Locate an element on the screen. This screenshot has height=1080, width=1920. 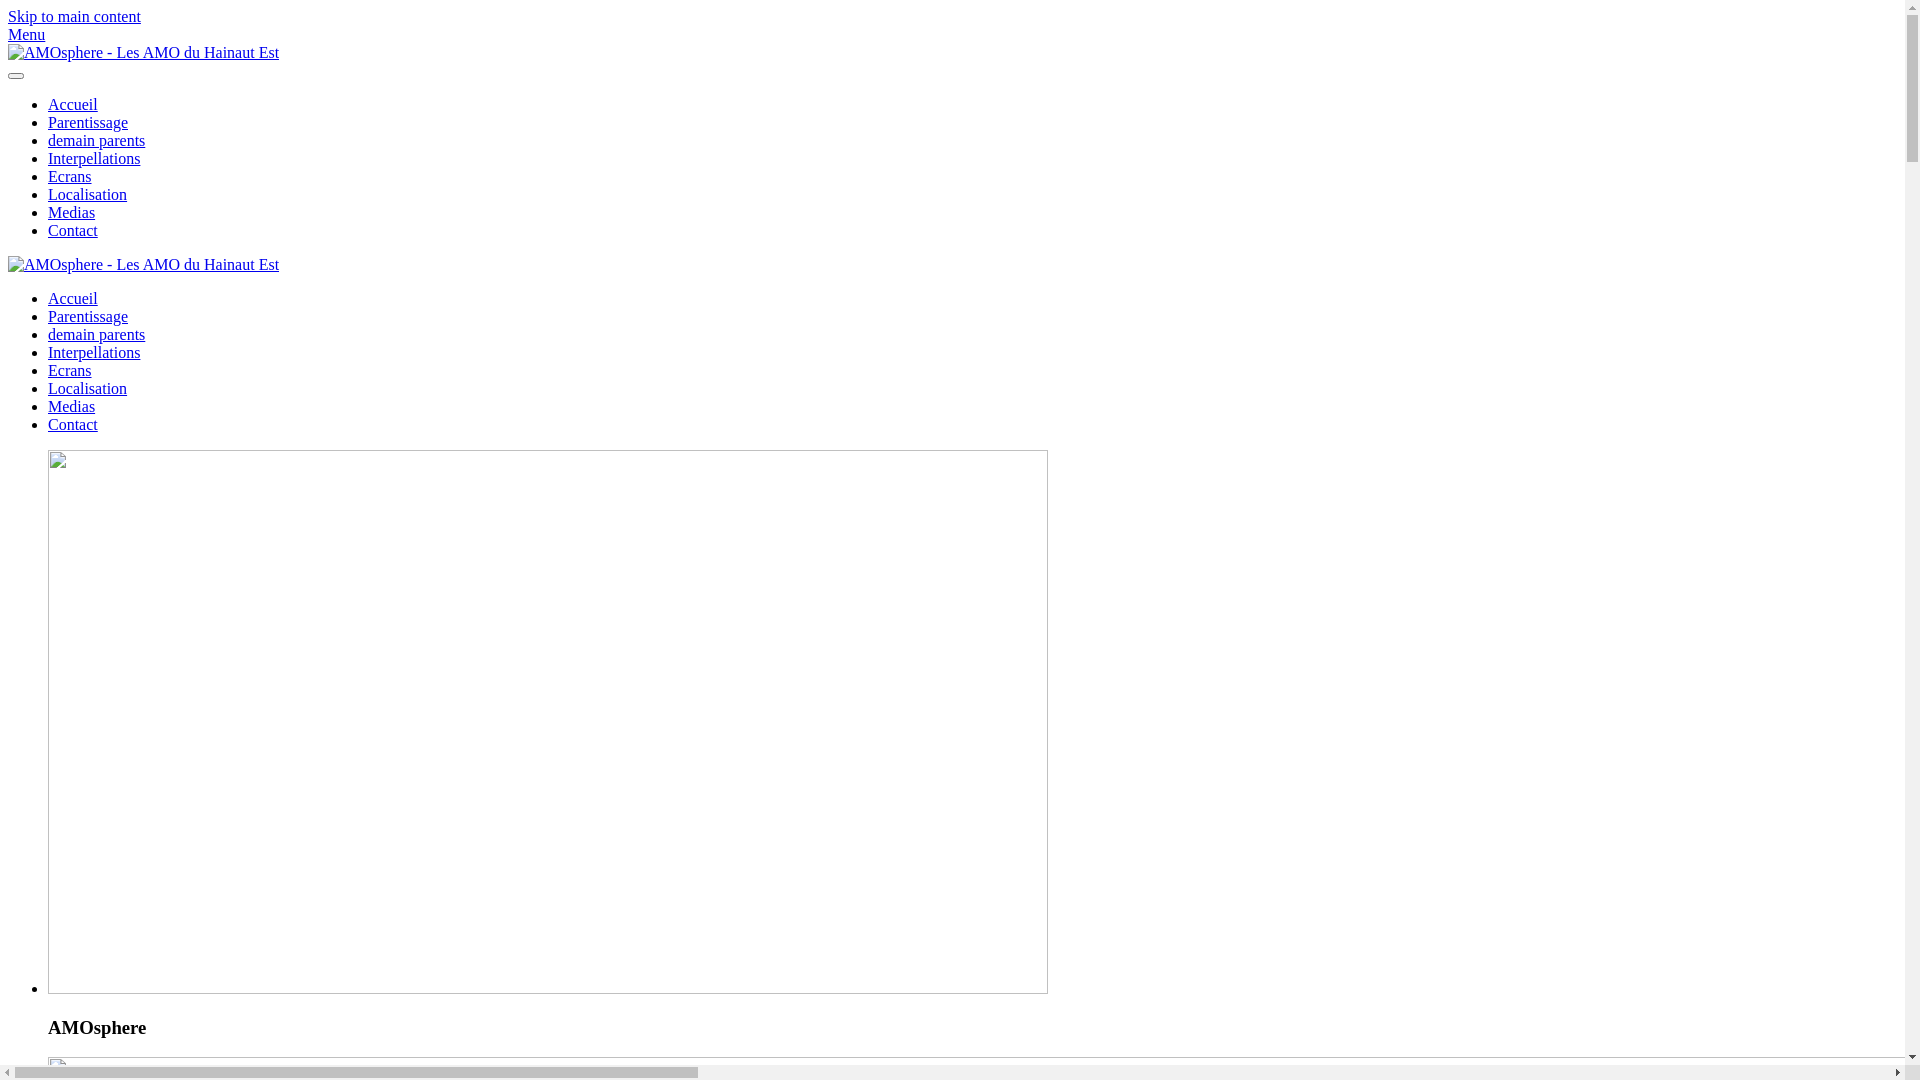
'Localisation' is located at coordinates (86, 194).